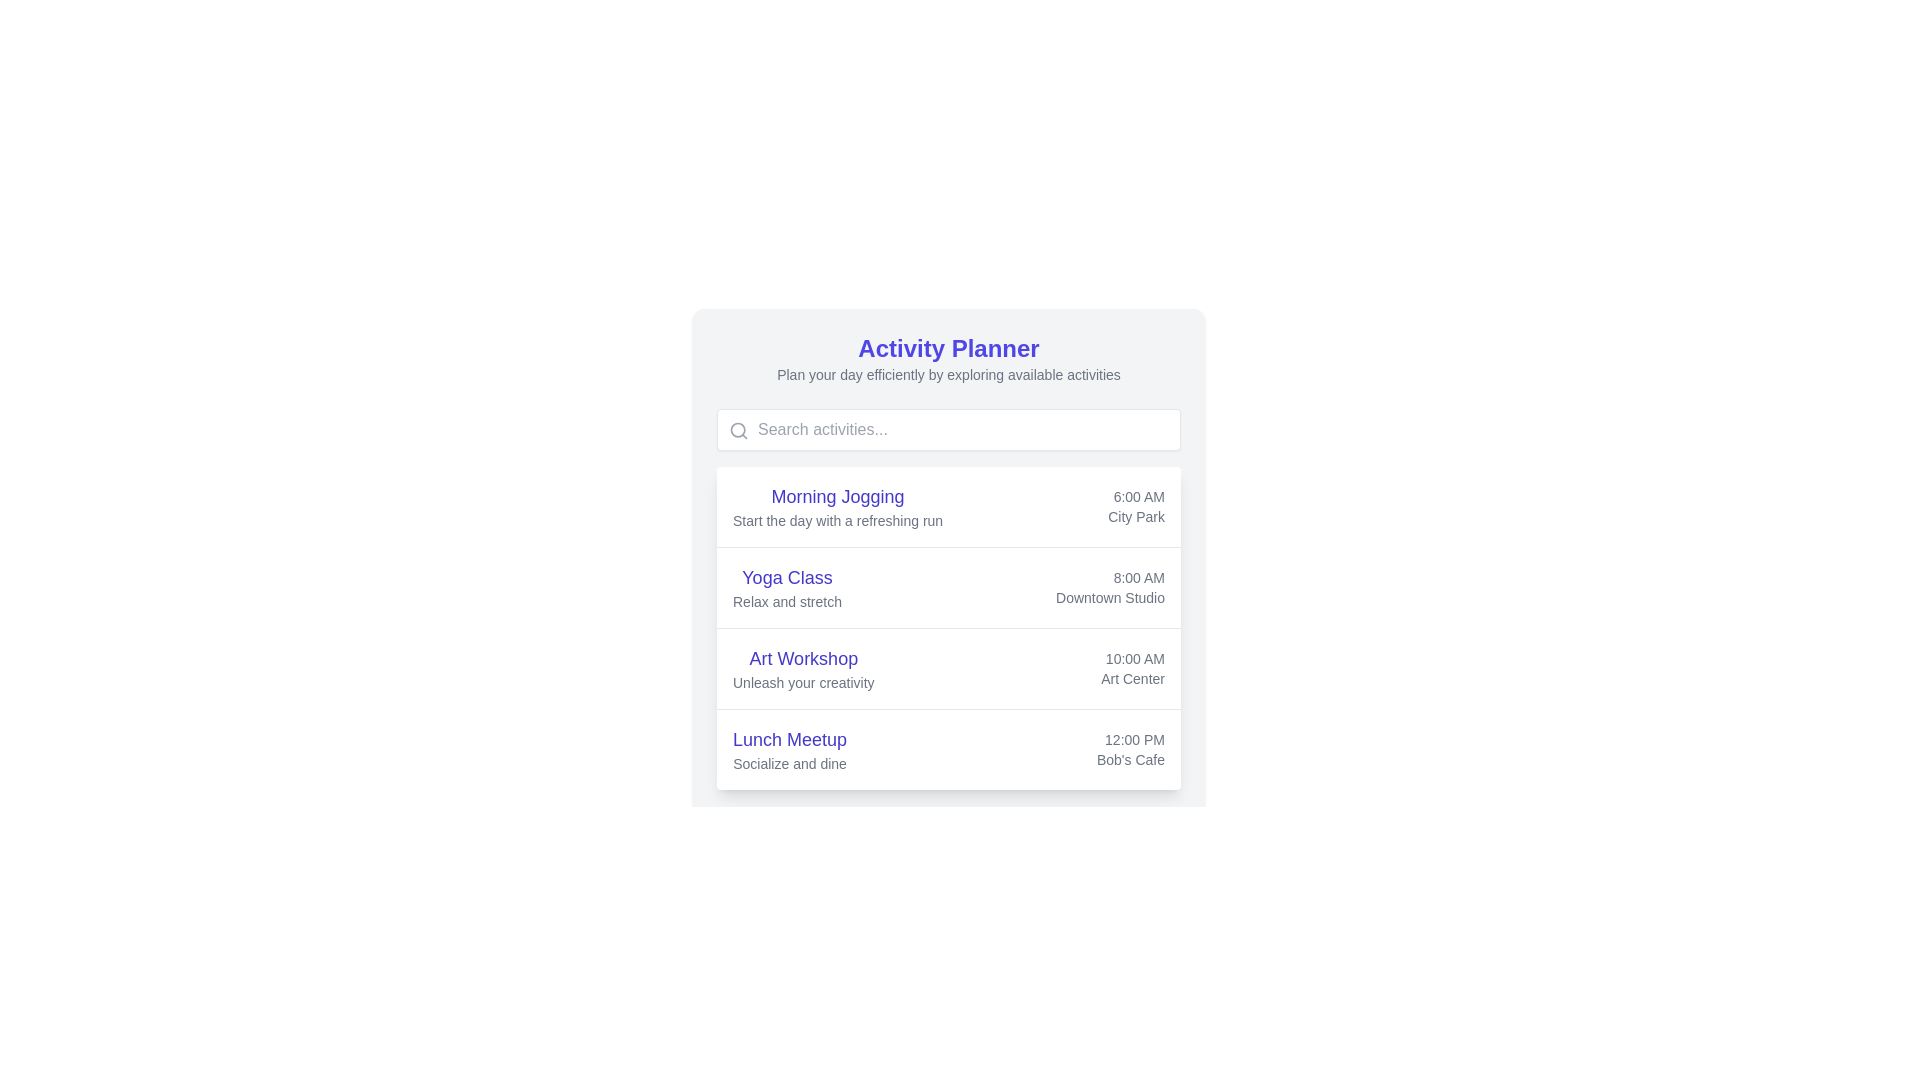 The width and height of the screenshot is (1920, 1080). What do you see at coordinates (948, 748) in the screenshot?
I see `the informational display card that shows event details, which is the fourth entry in a vertically stacked list, located at the bottom and identifiable by its distinctive content` at bounding box center [948, 748].